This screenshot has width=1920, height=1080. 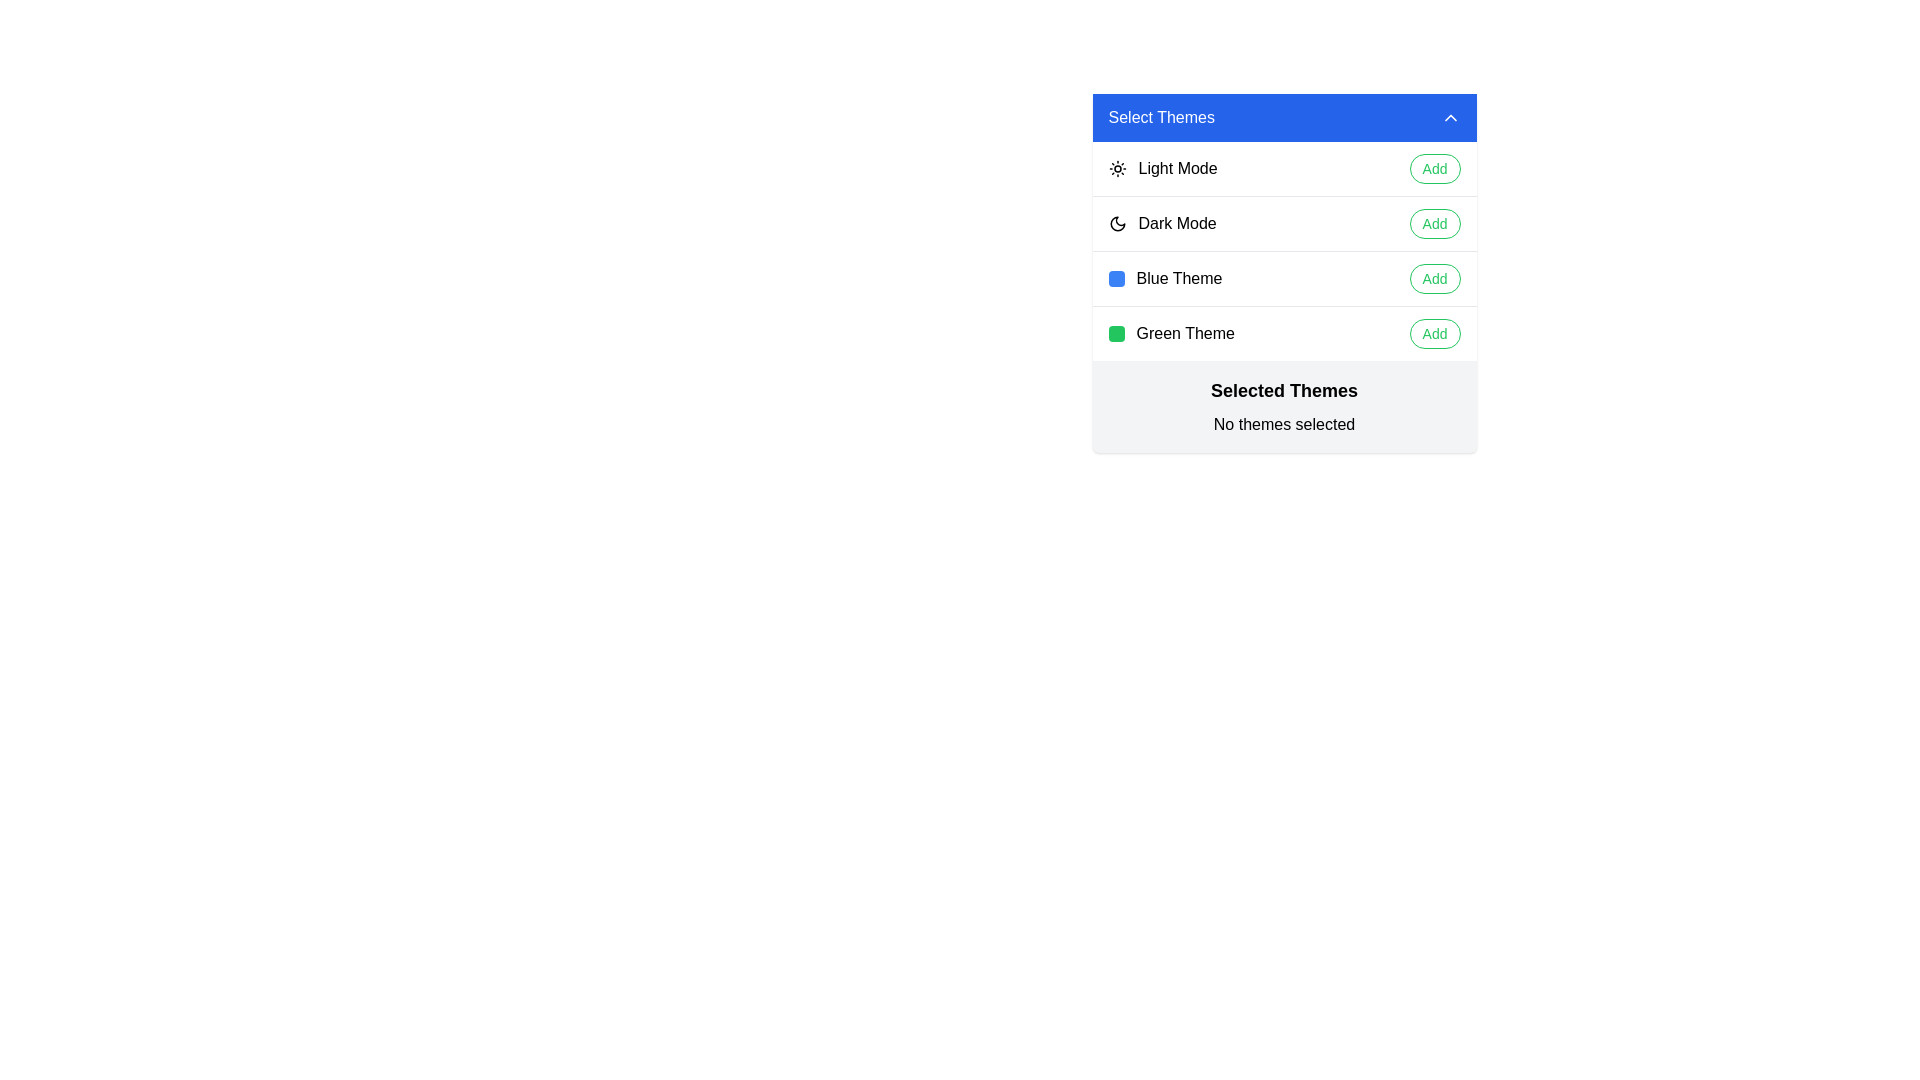 I want to click on the pill-shaped 'Add' button with a white background and green text located on the right side of the 'Light Mode' list item, so click(x=1434, y=168).